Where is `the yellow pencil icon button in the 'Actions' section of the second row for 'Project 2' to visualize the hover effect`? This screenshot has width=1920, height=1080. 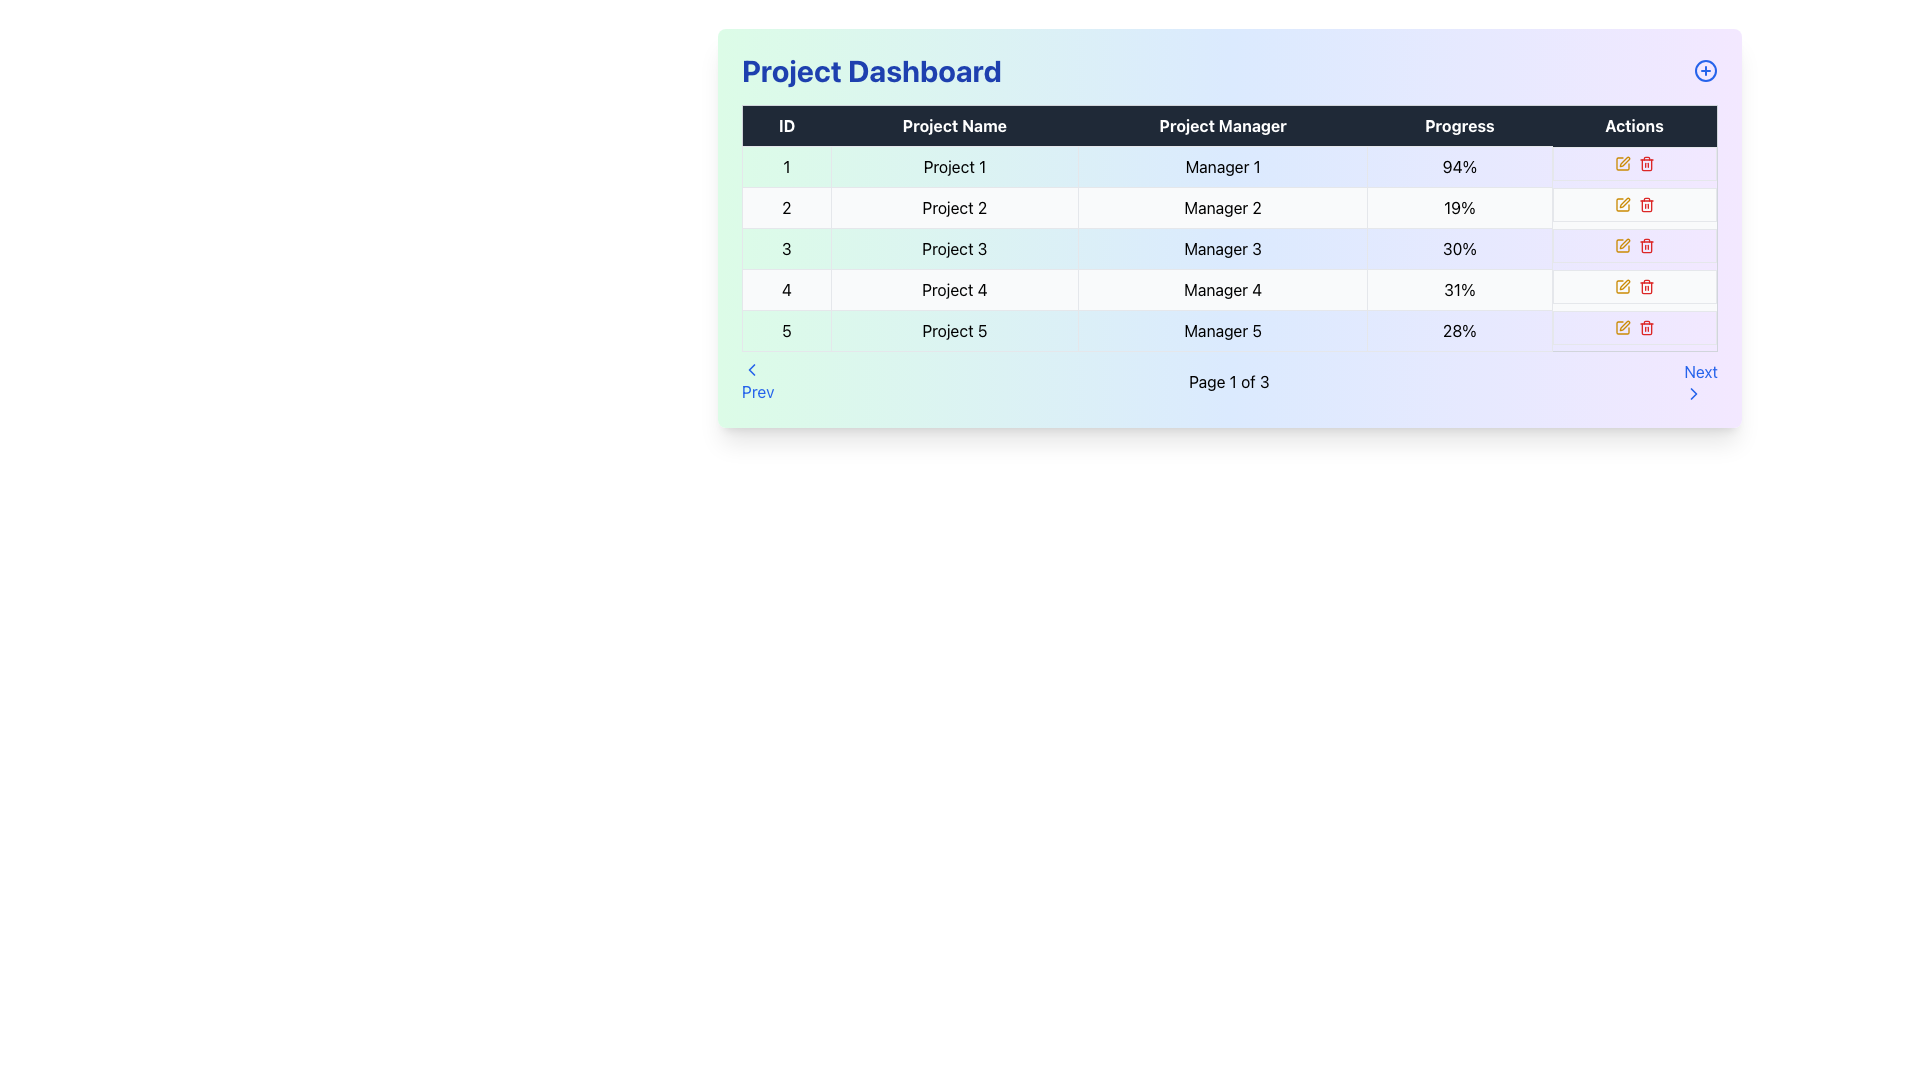
the yellow pencil icon button in the 'Actions' section of the second row for 'Project 2' to visualize the hover effect is located at coordinates (1622, 204).